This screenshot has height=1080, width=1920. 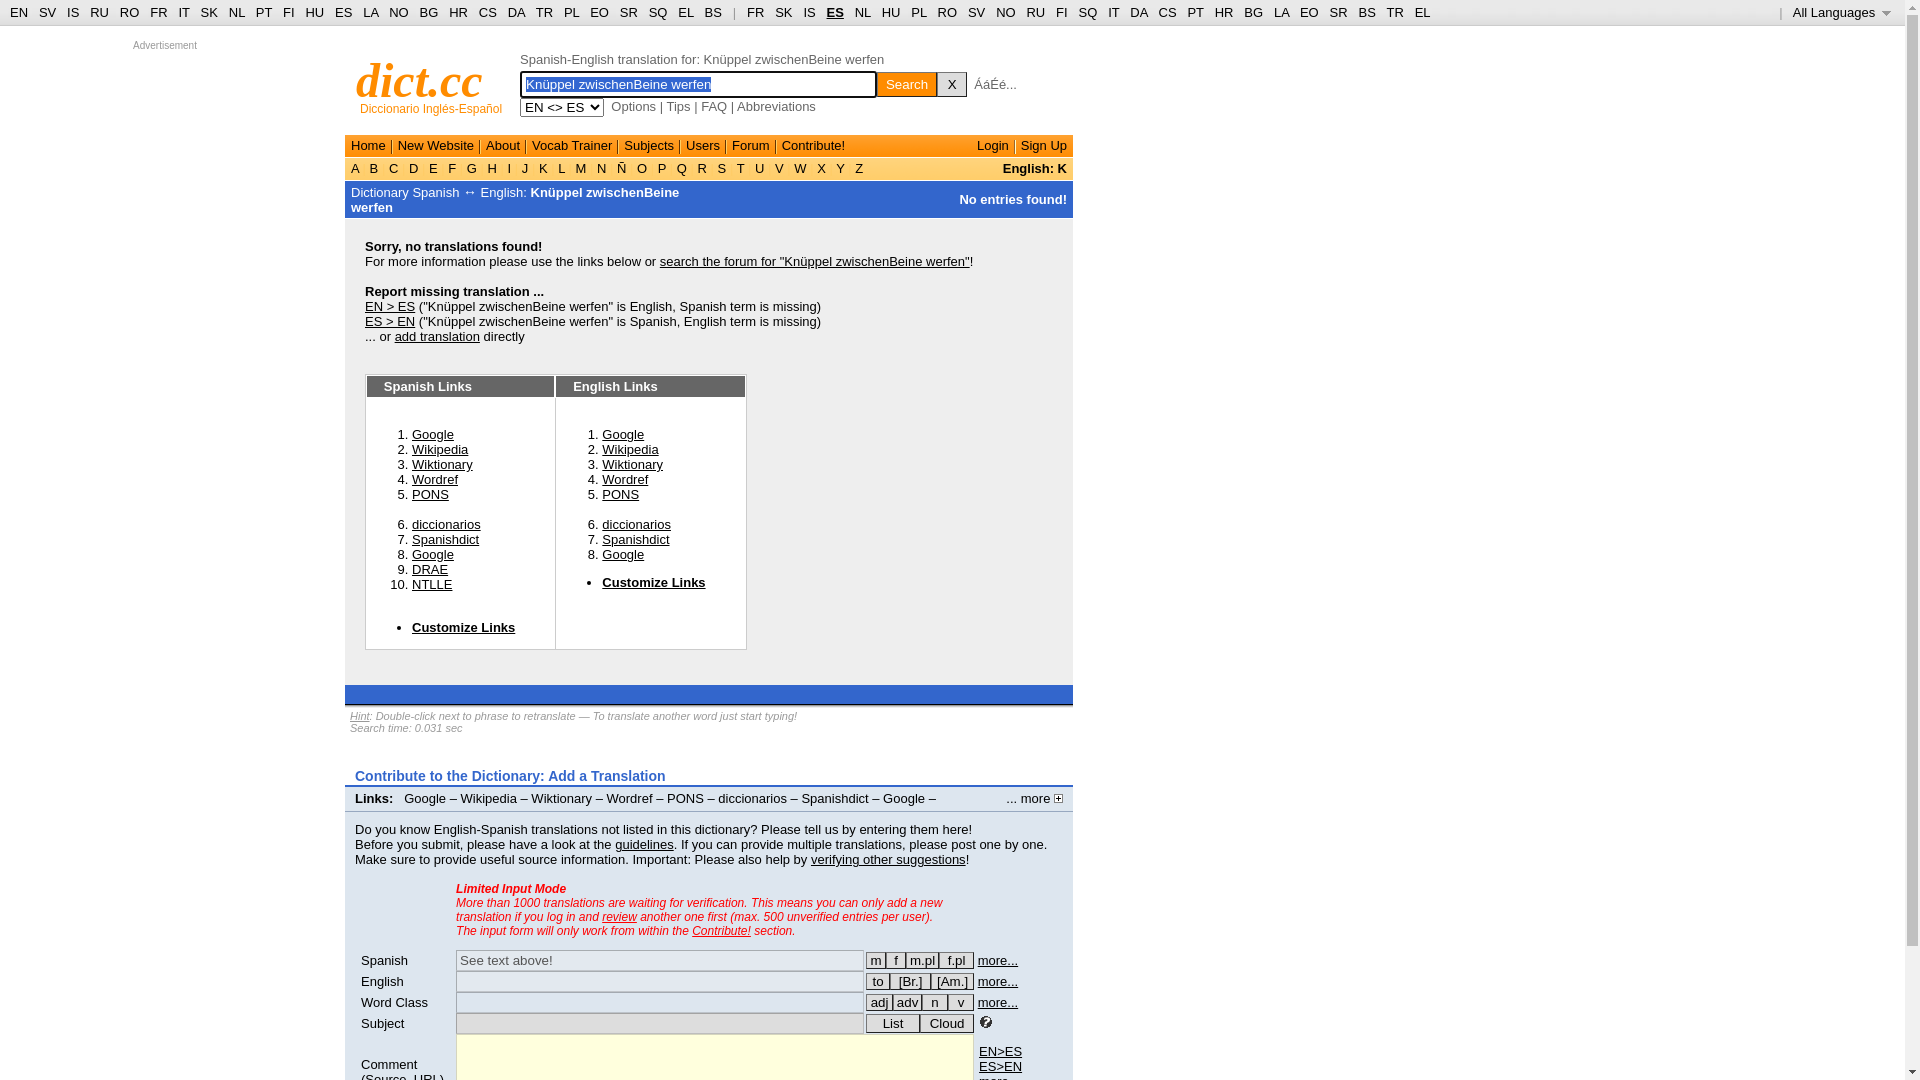 I want to click on 'BS', so click(x=1365, y=12).